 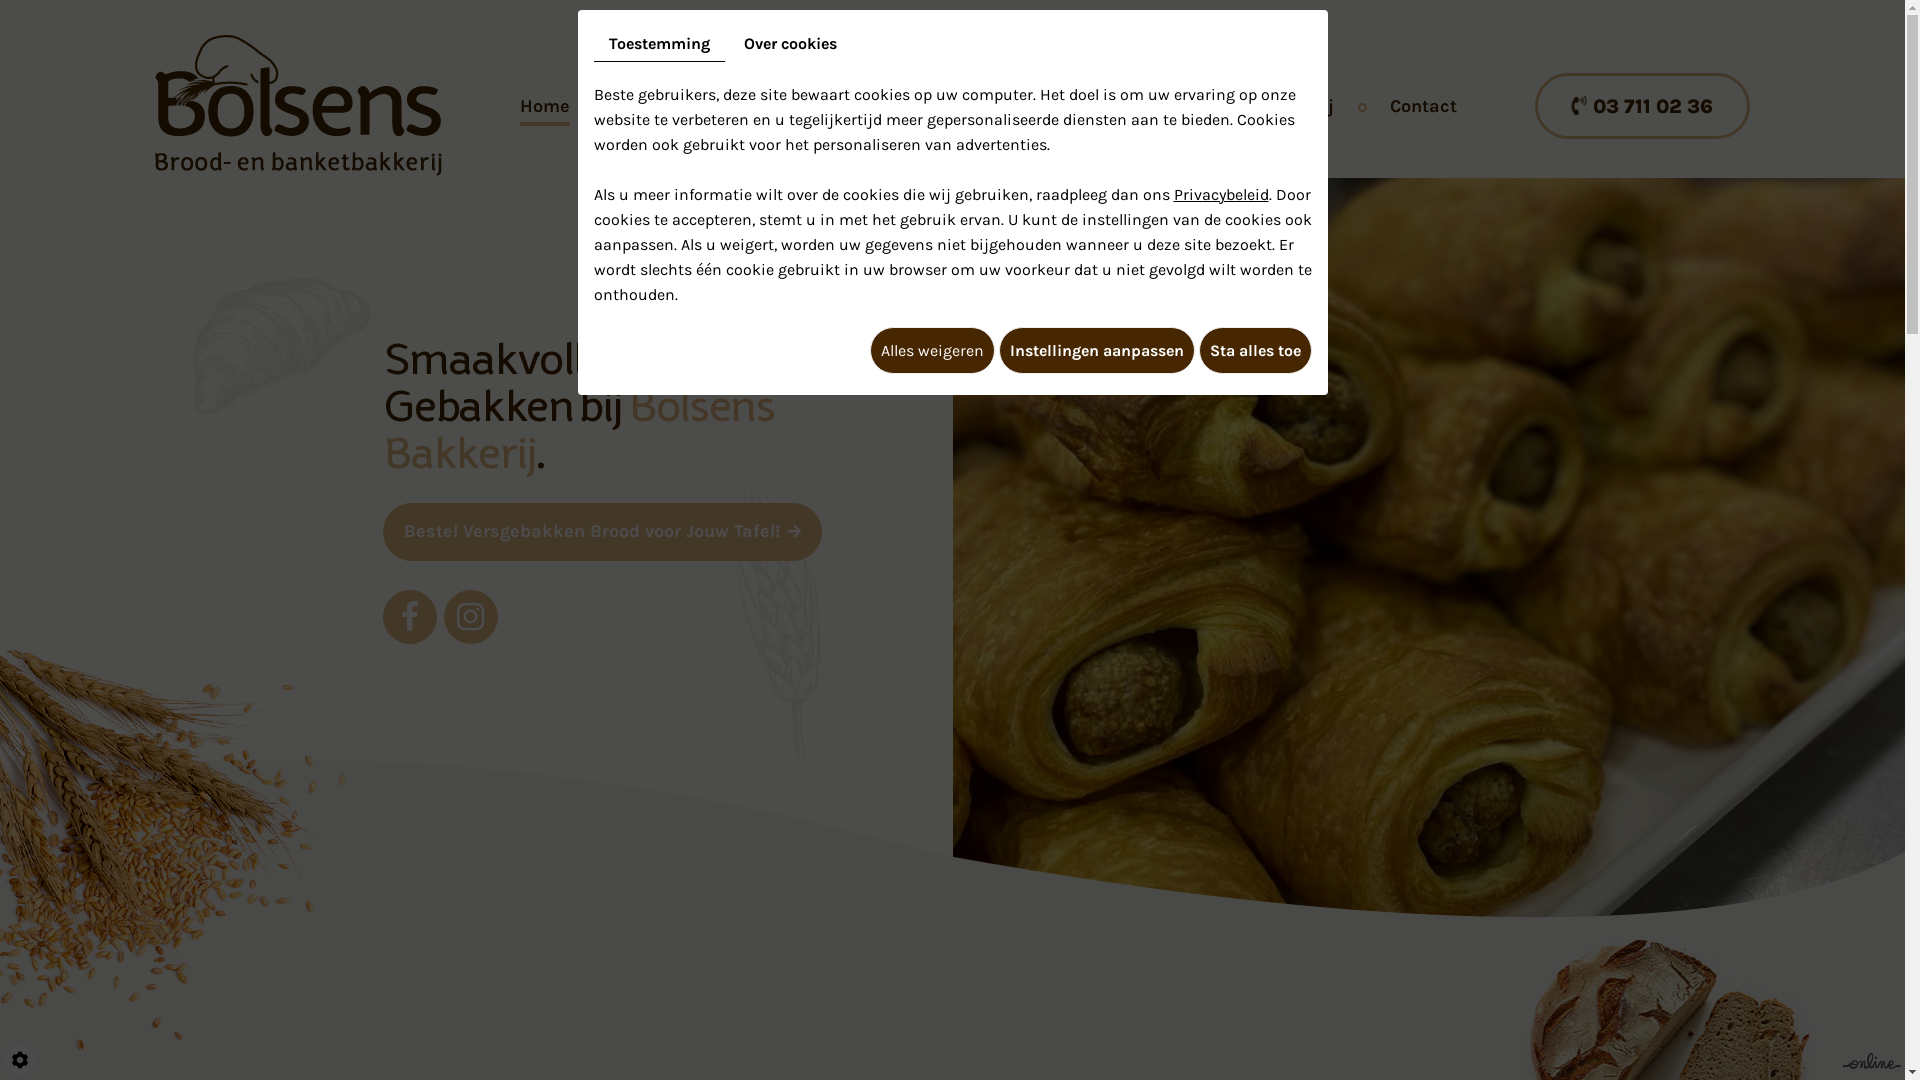 What do you see at coordinates (1220, 194) in the screenshot?
I see `'Privacybeleid'` at bounding box center [1220, 194].